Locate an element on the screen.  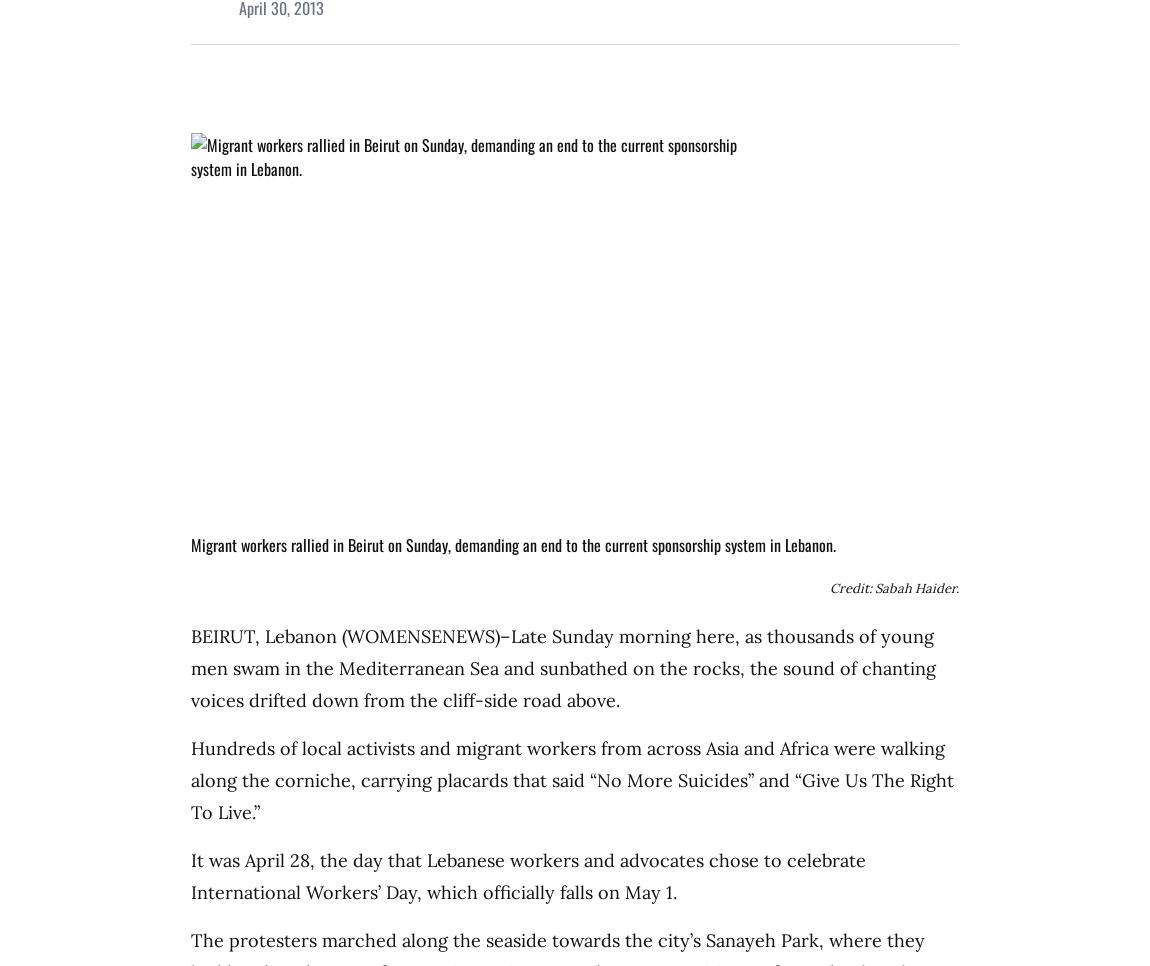
'Sanayeh Park' is located at coordinates (761, 940).